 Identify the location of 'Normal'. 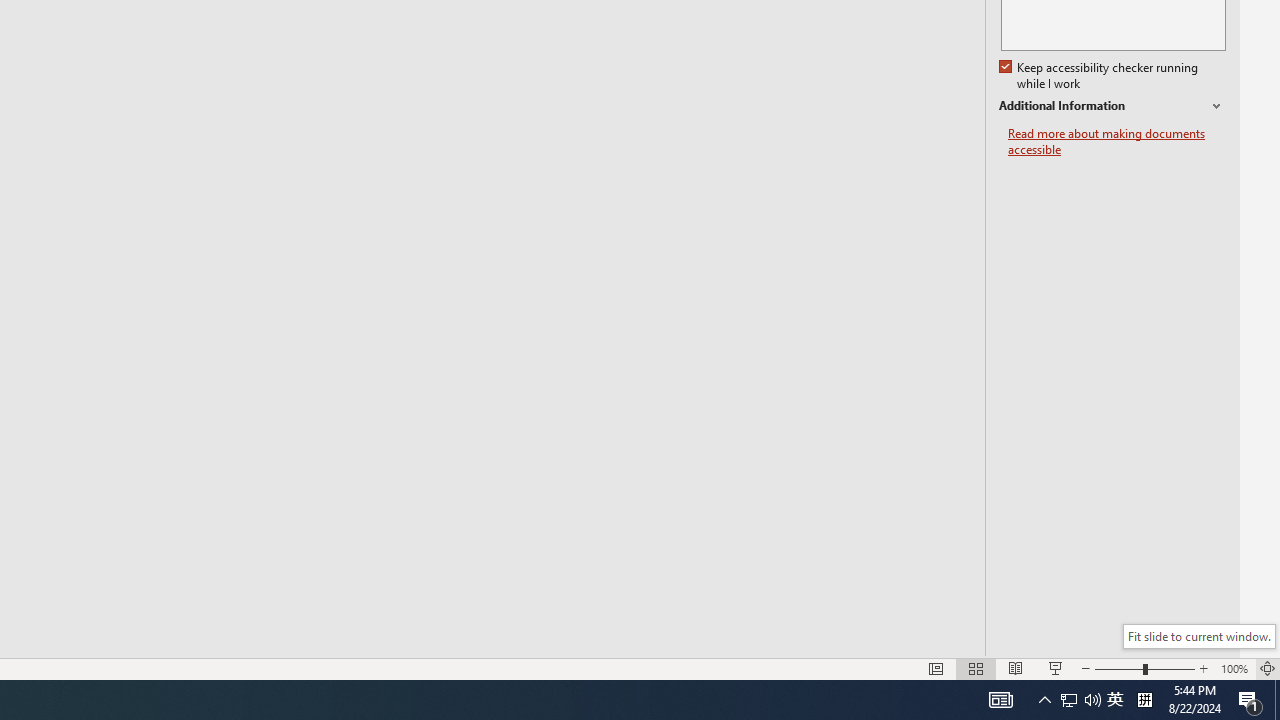
(935, 669).